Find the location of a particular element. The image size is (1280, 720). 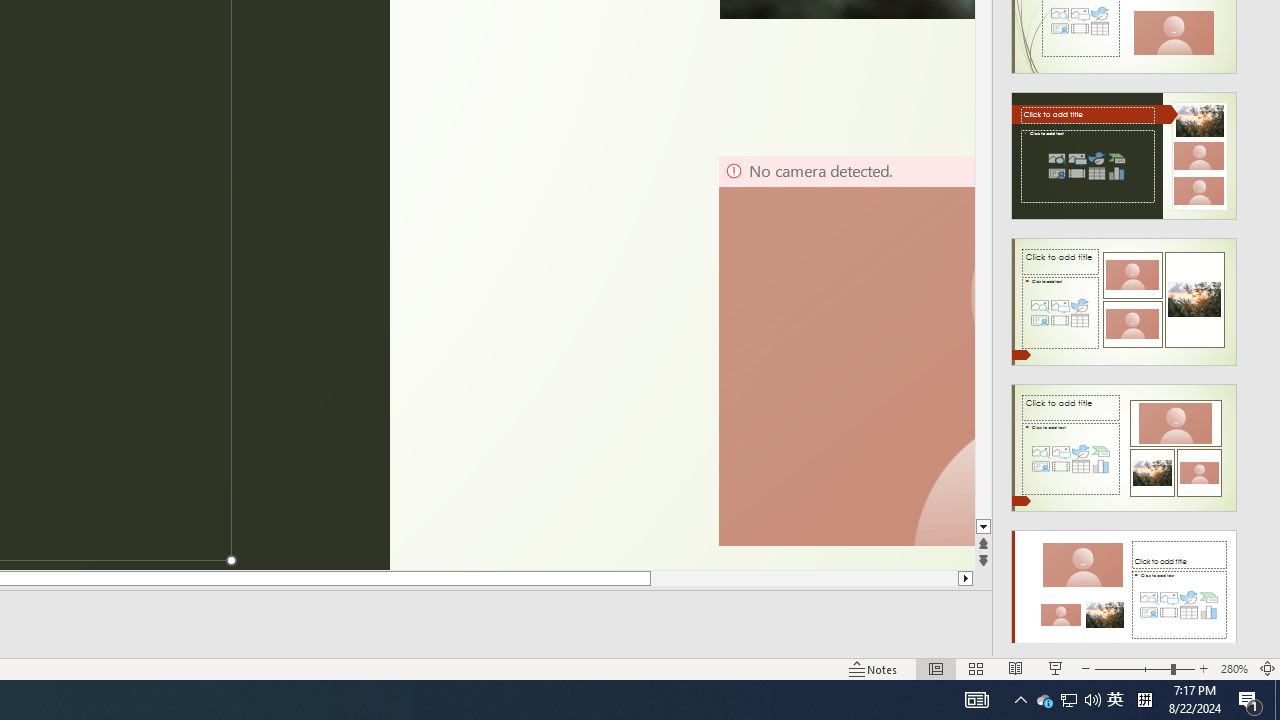

'Zoom 280%' is located at coordinates (1233, 669).